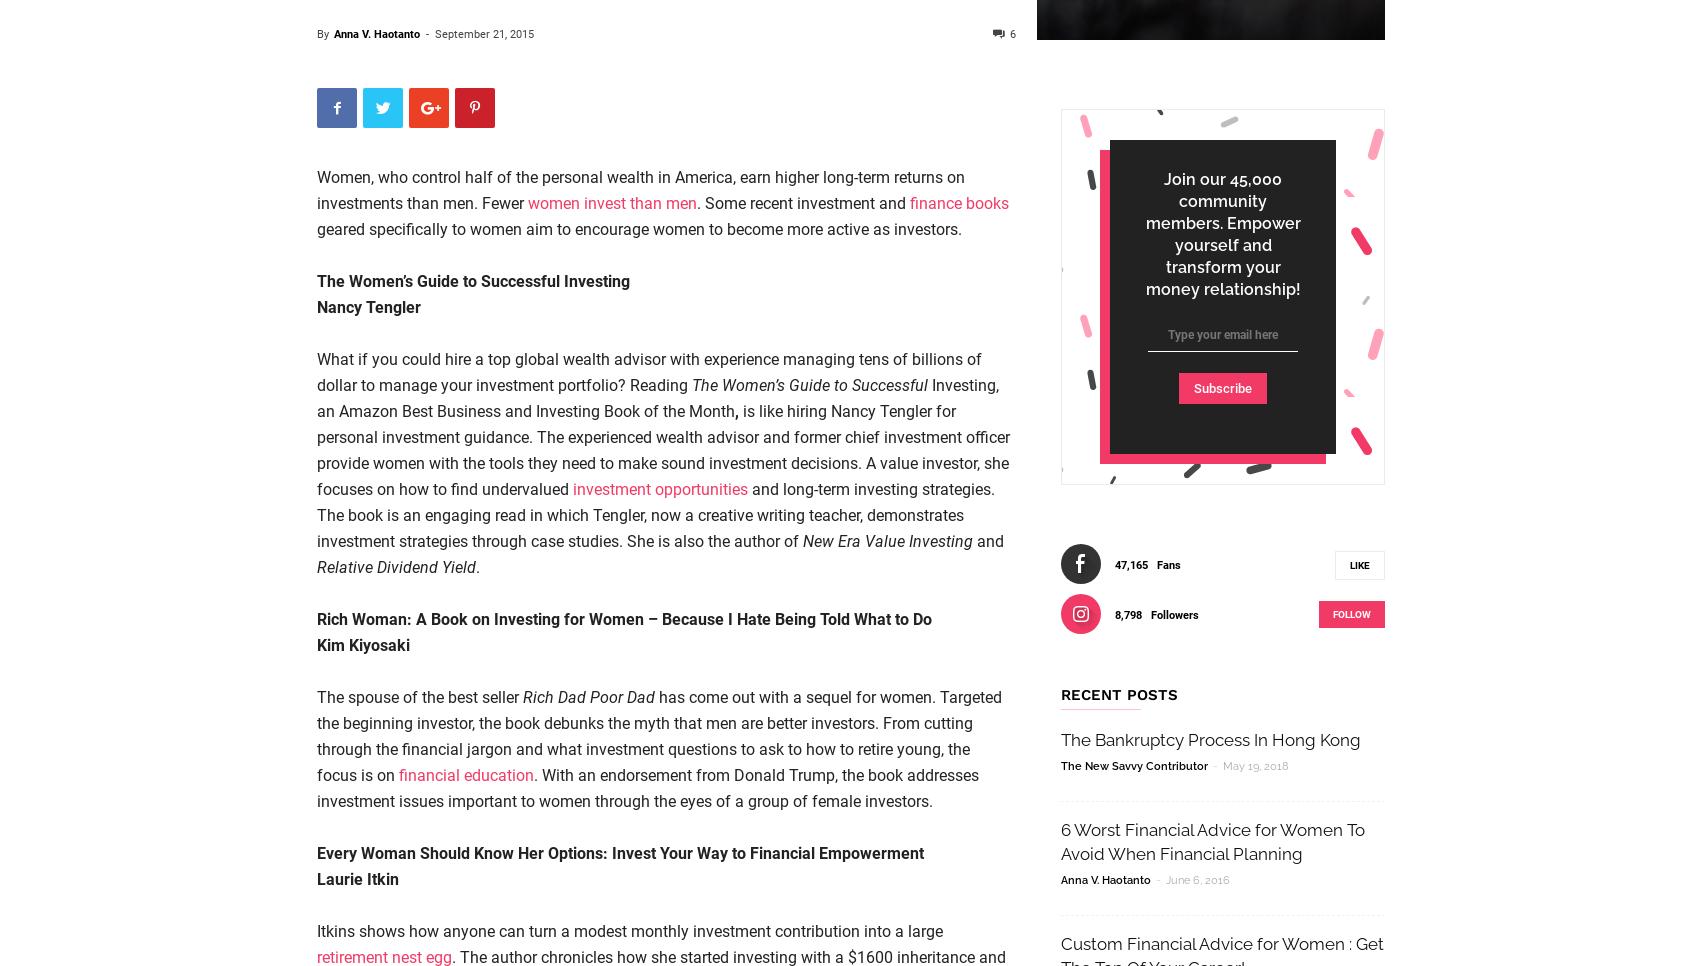 Image resolution: width=1702 pixels, height=966 pixels. I want to click on 'Join our 45,000 community members. Empower yourself and transform your money relationship!', so click(1222, 233).